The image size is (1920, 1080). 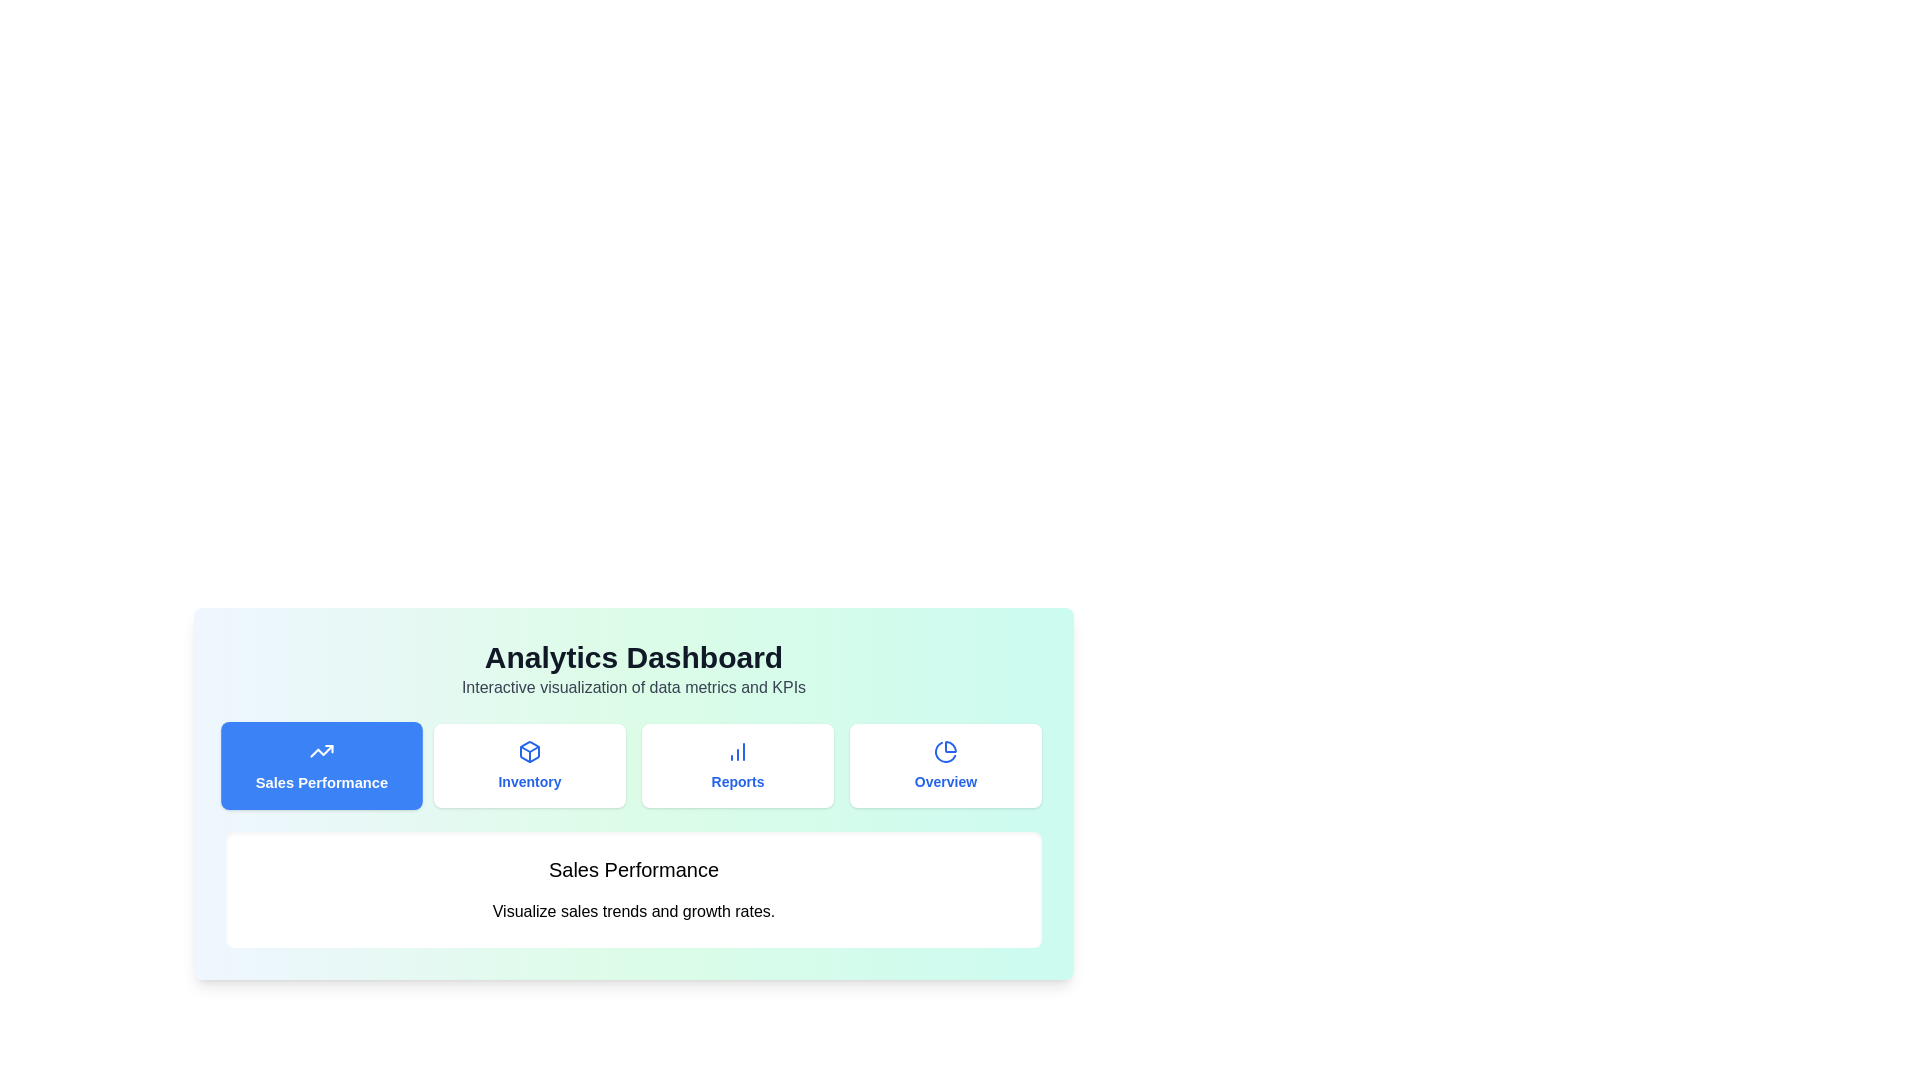 What do you see at coordinates (944, 765) in the screenshot?
I see `the tab labeled Overview` at bounding box center [944, 765].